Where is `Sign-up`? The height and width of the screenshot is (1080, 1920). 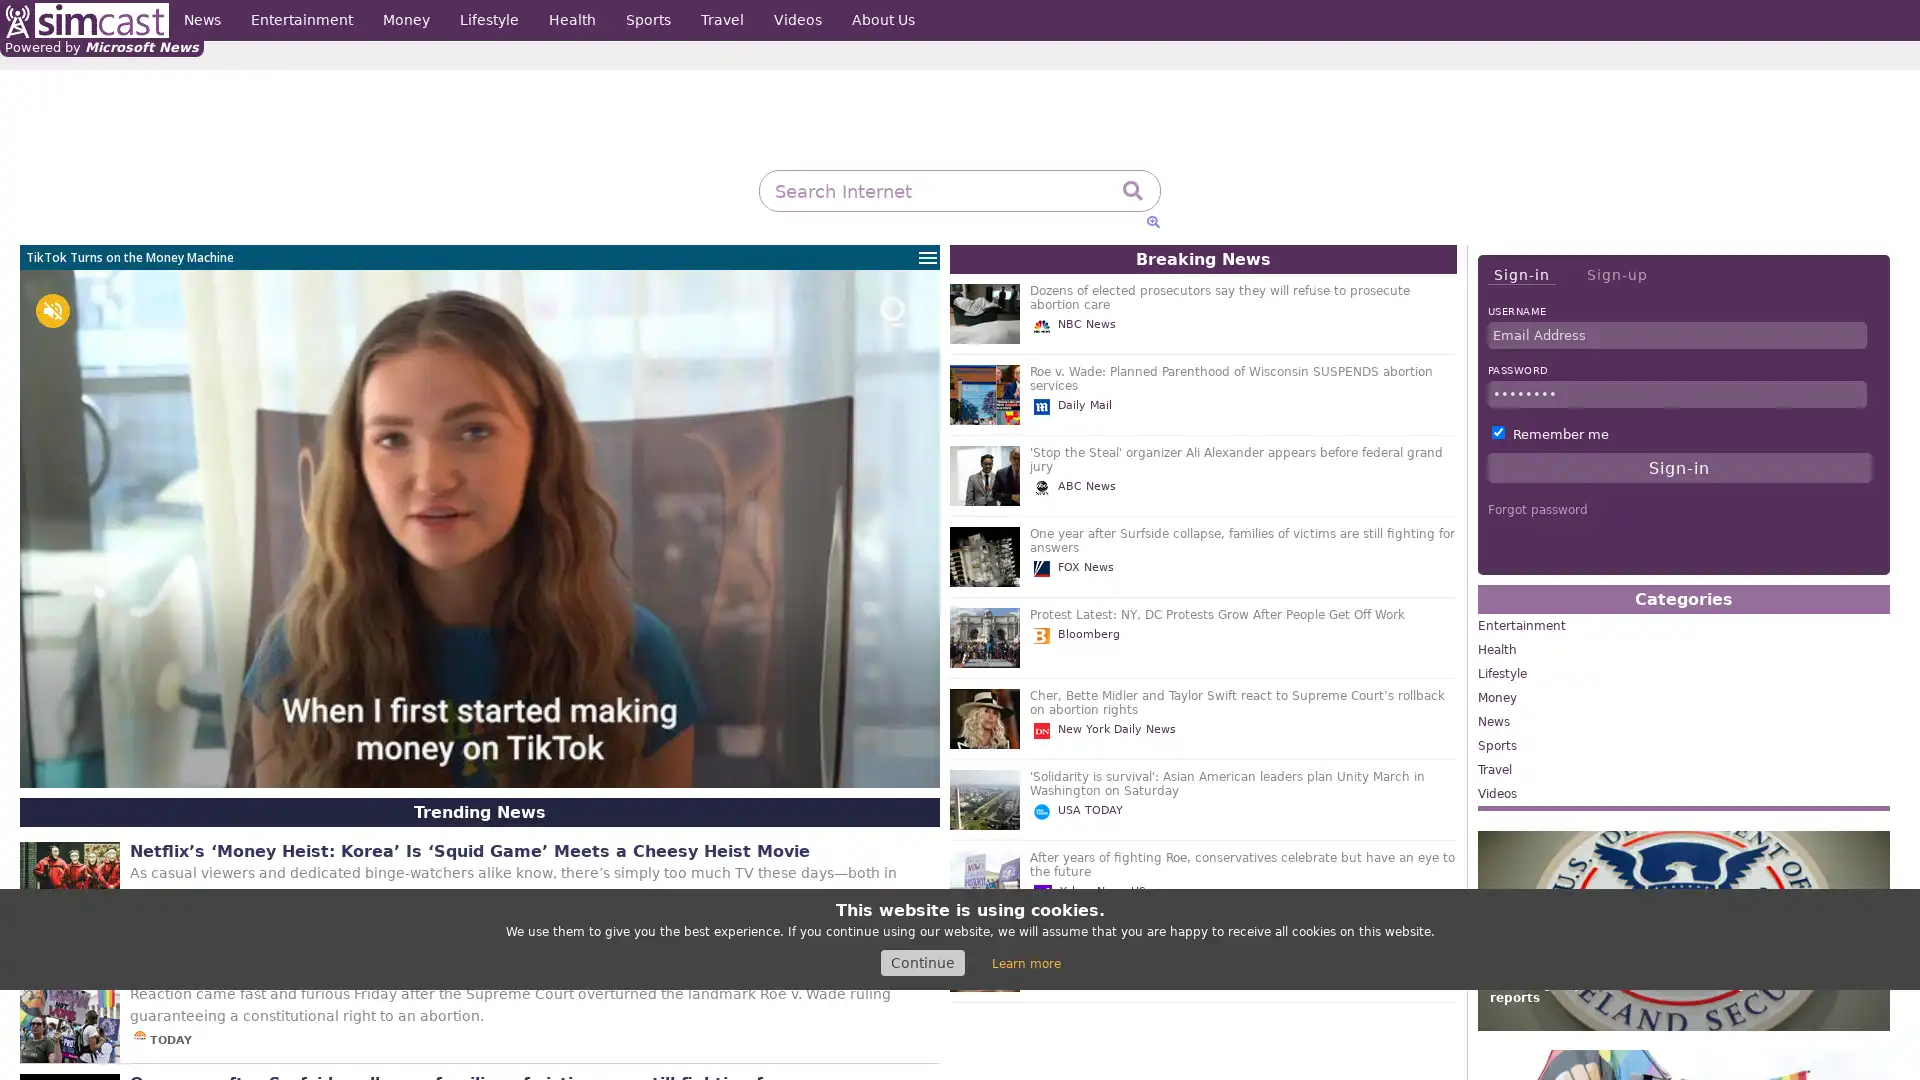
Sign-up is located at coordinates (1616, 274).